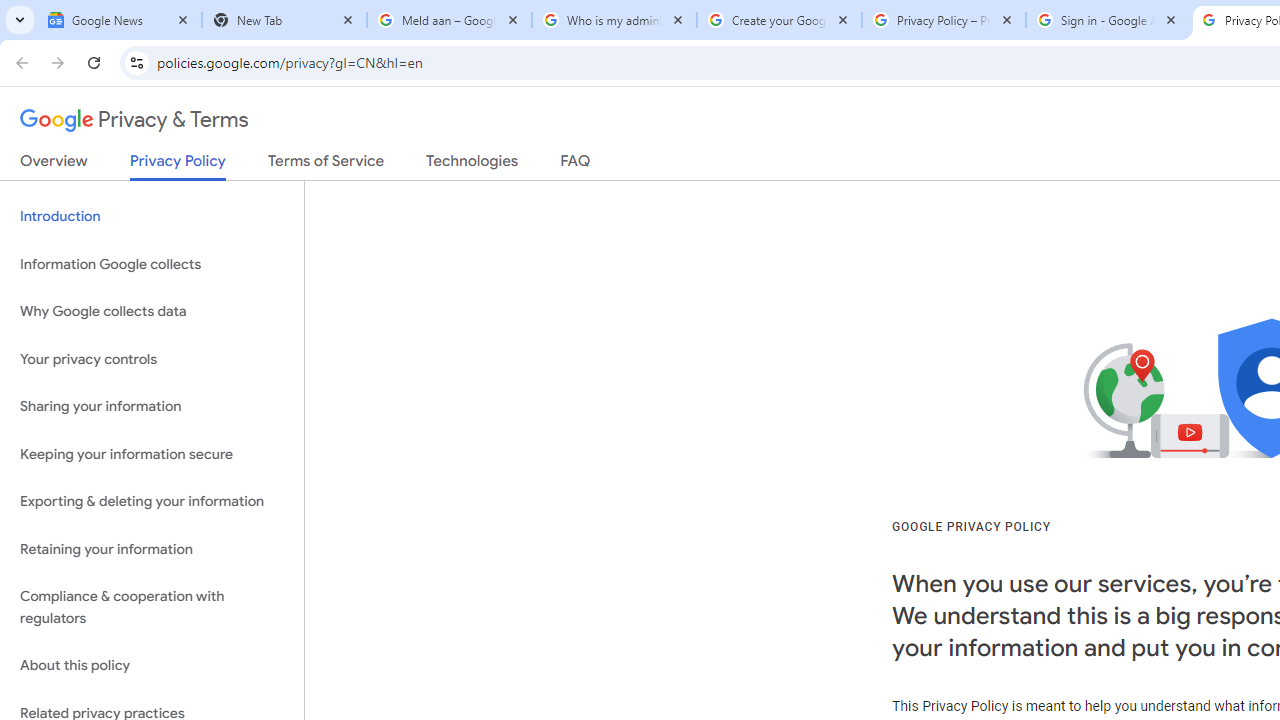 The width and height of the screenshot is (1280, 720). Describe the element at coordinates (778, 20) in the screenshot. I see `'Create your Google Account'` at that location.